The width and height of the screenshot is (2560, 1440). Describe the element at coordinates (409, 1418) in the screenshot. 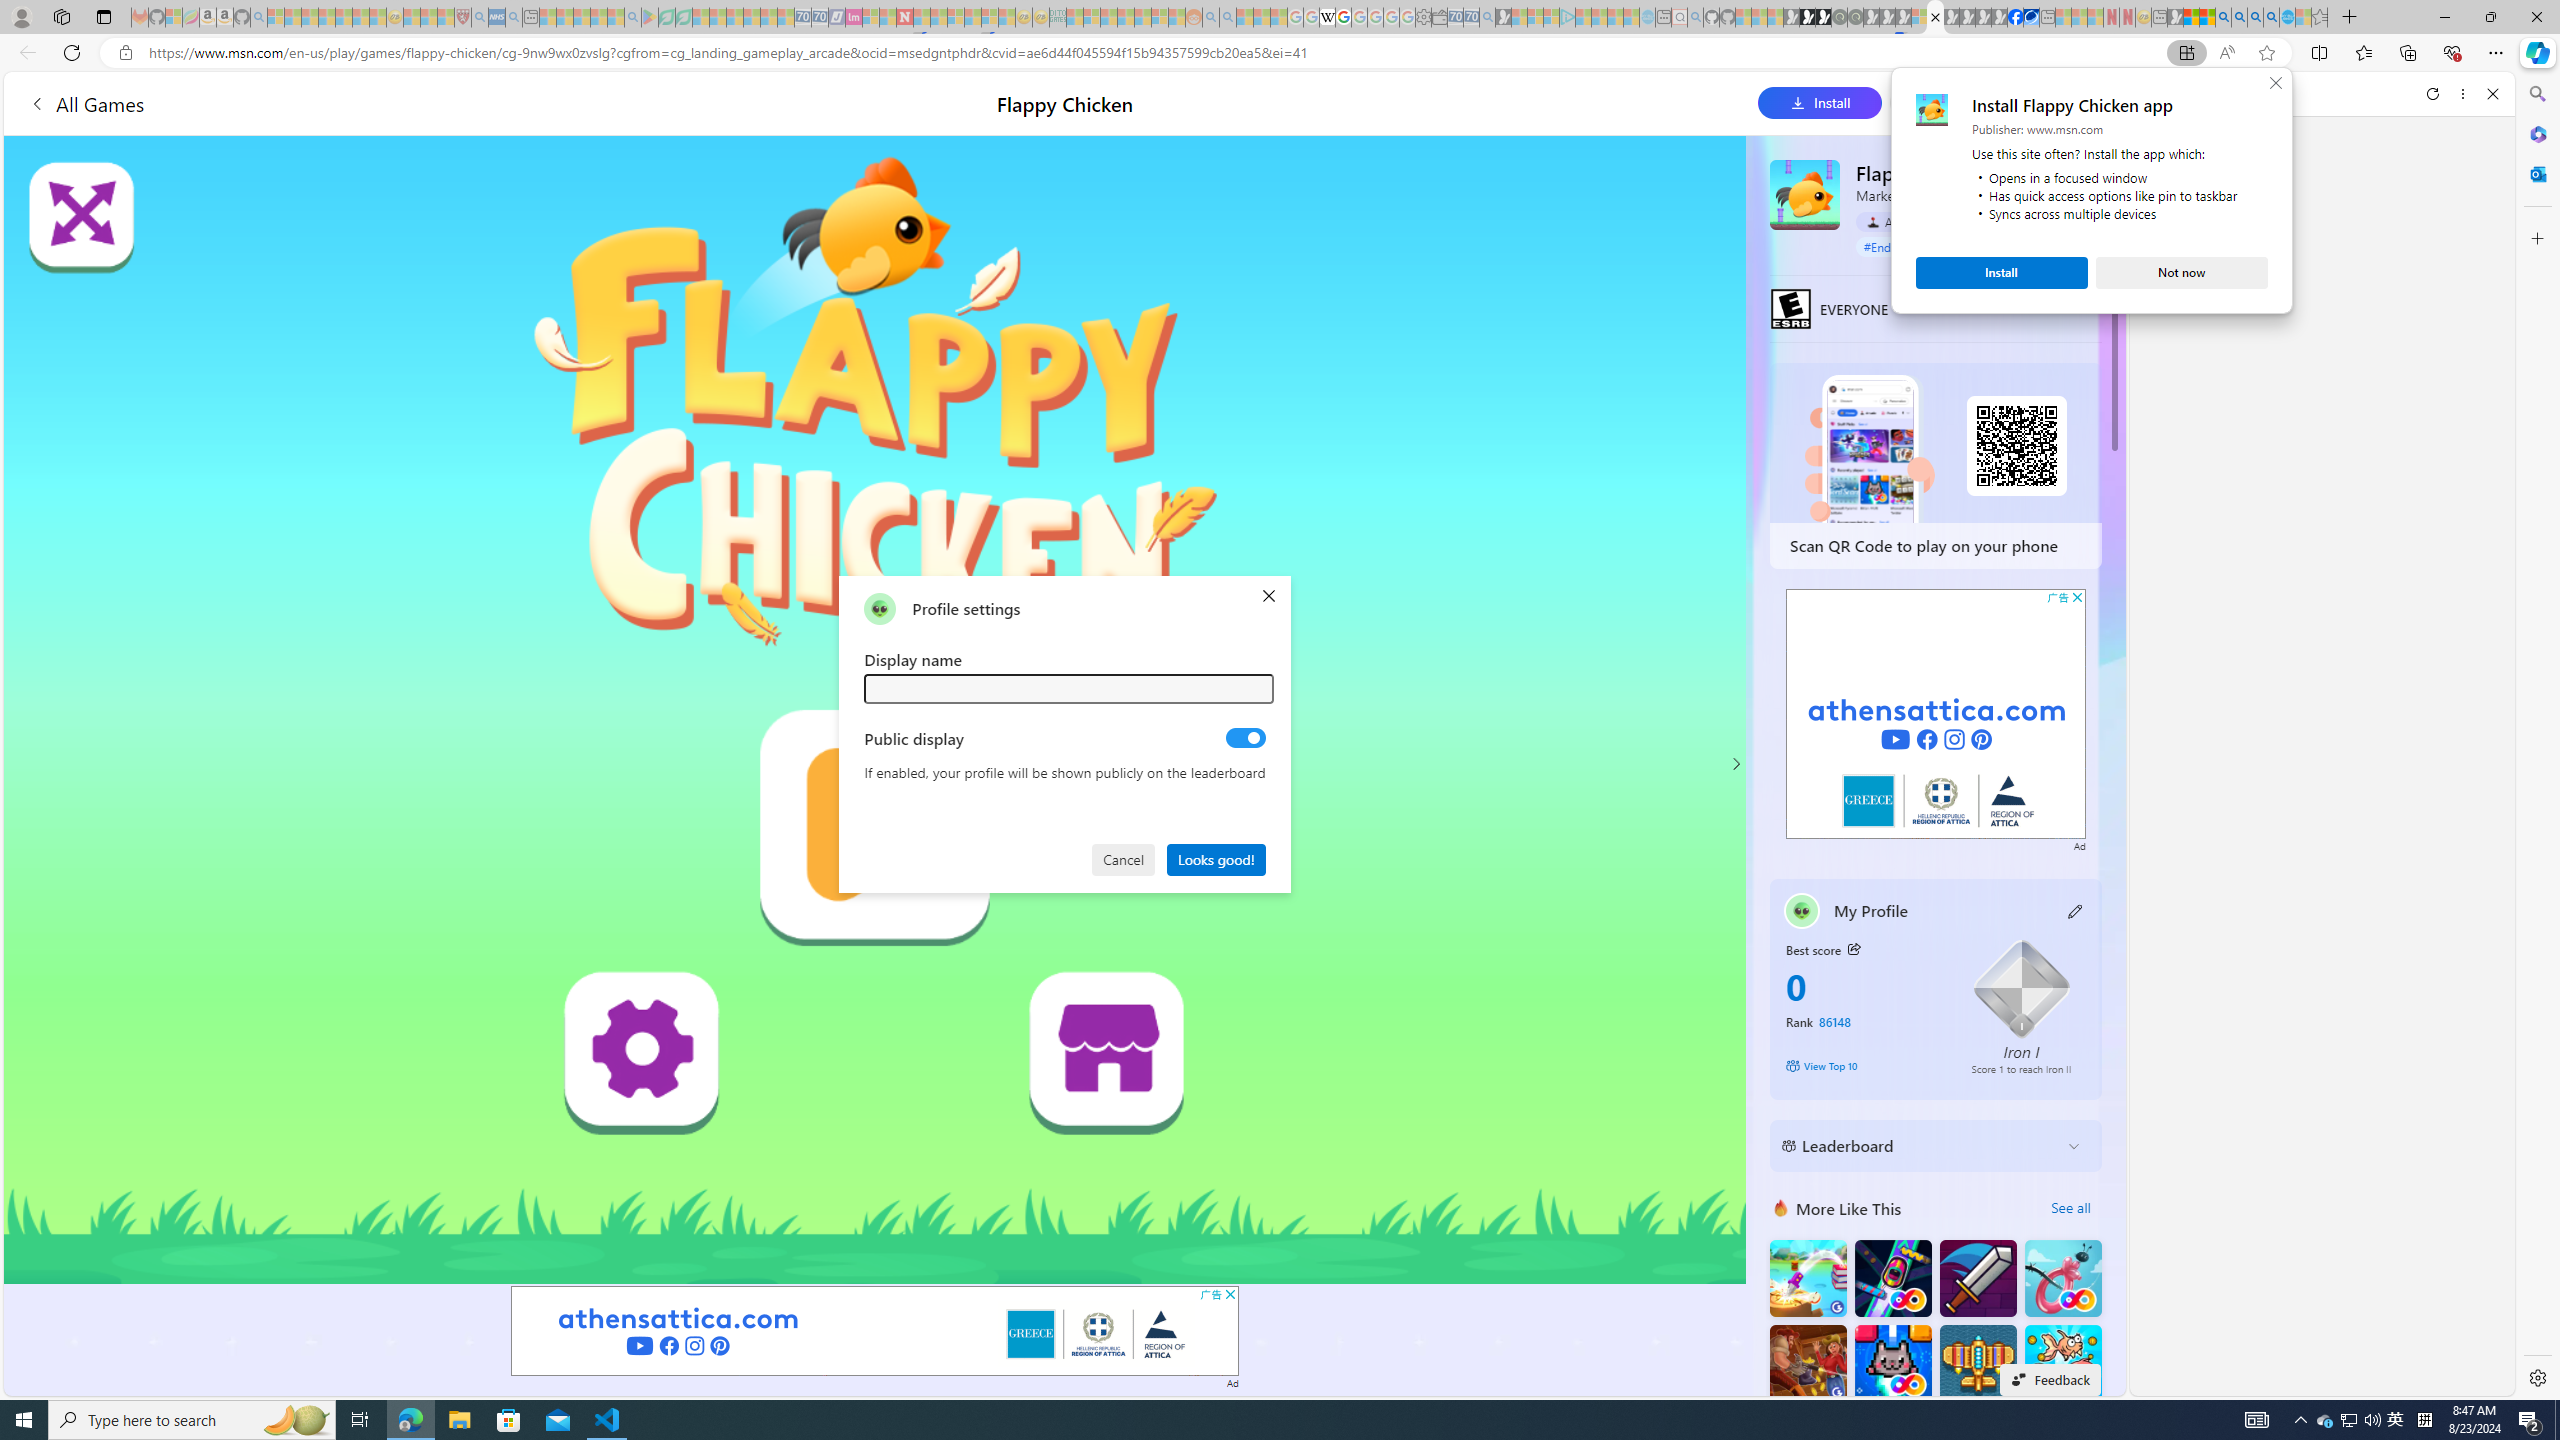

I see `'Microsoft Edge - 1 running window'` at that location.